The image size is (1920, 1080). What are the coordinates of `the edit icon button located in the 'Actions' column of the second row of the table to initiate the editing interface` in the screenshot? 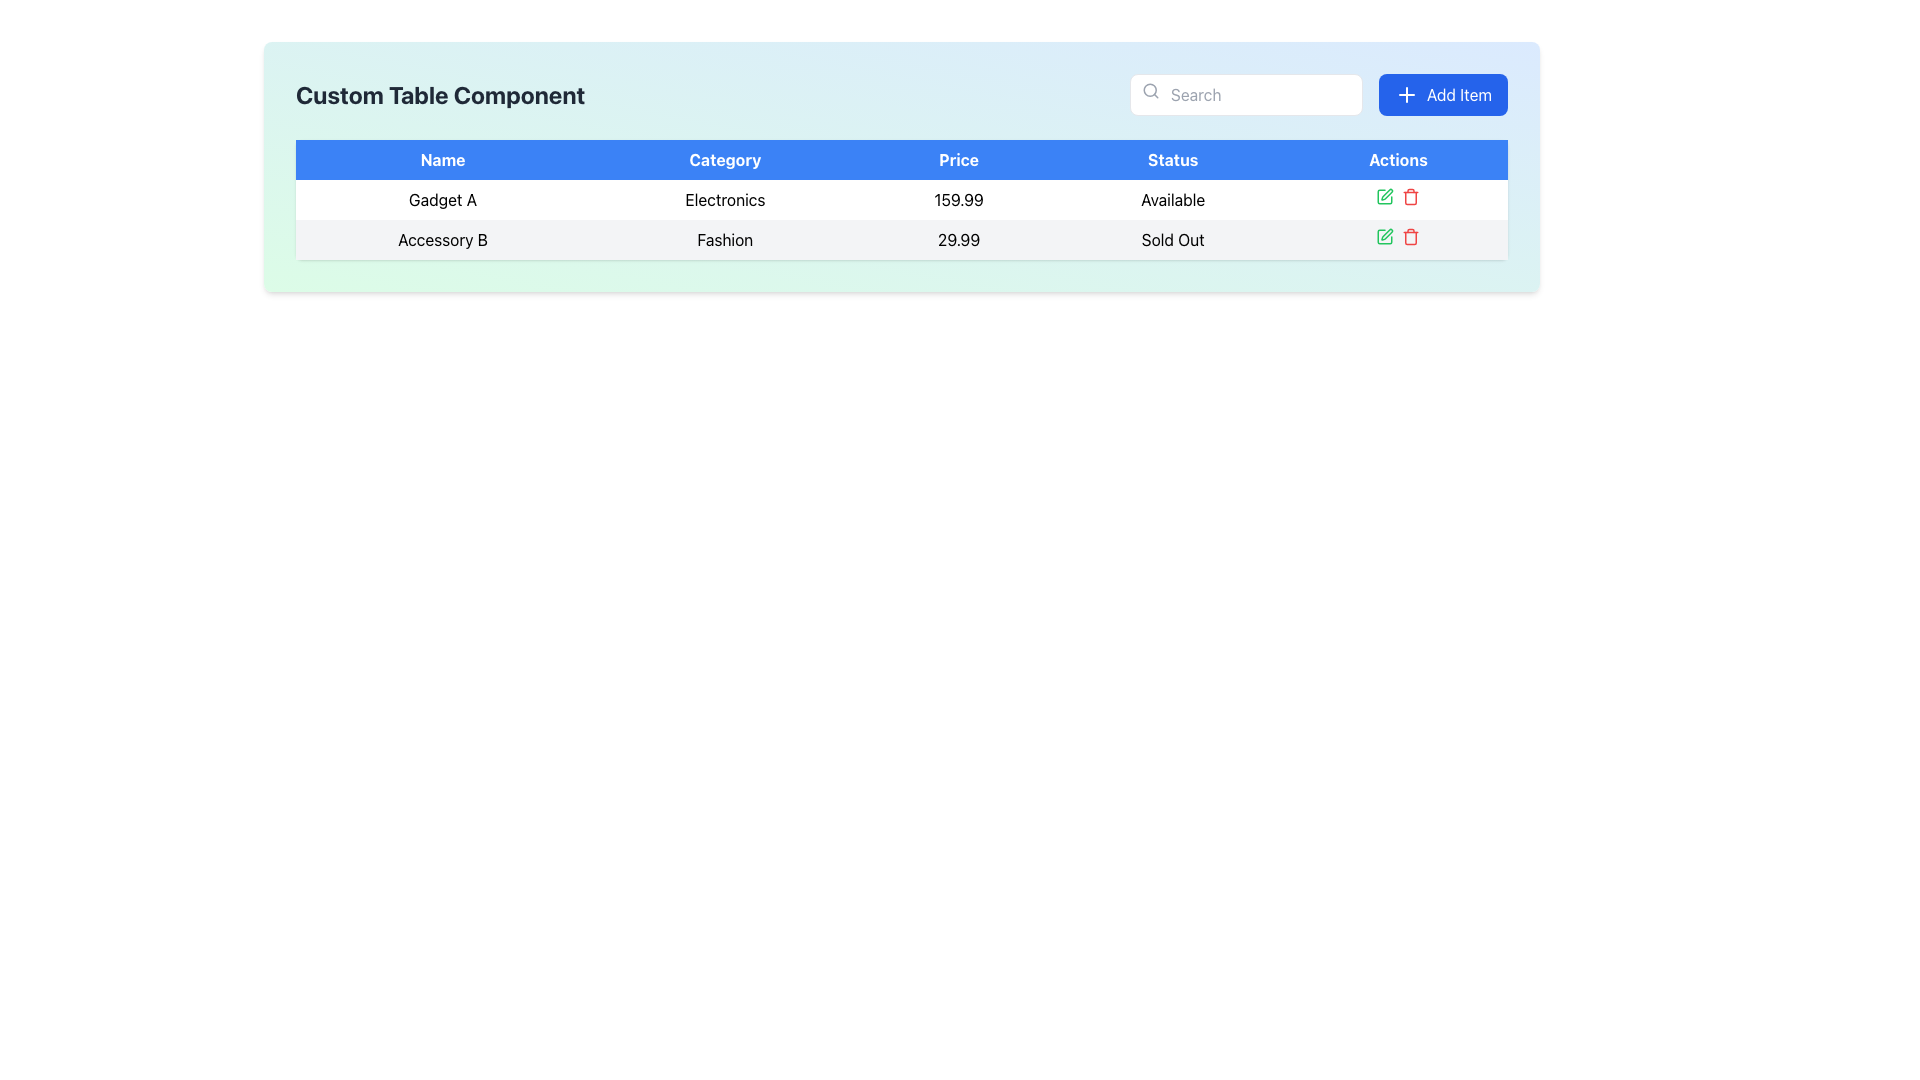 It's located at (1386, 193).